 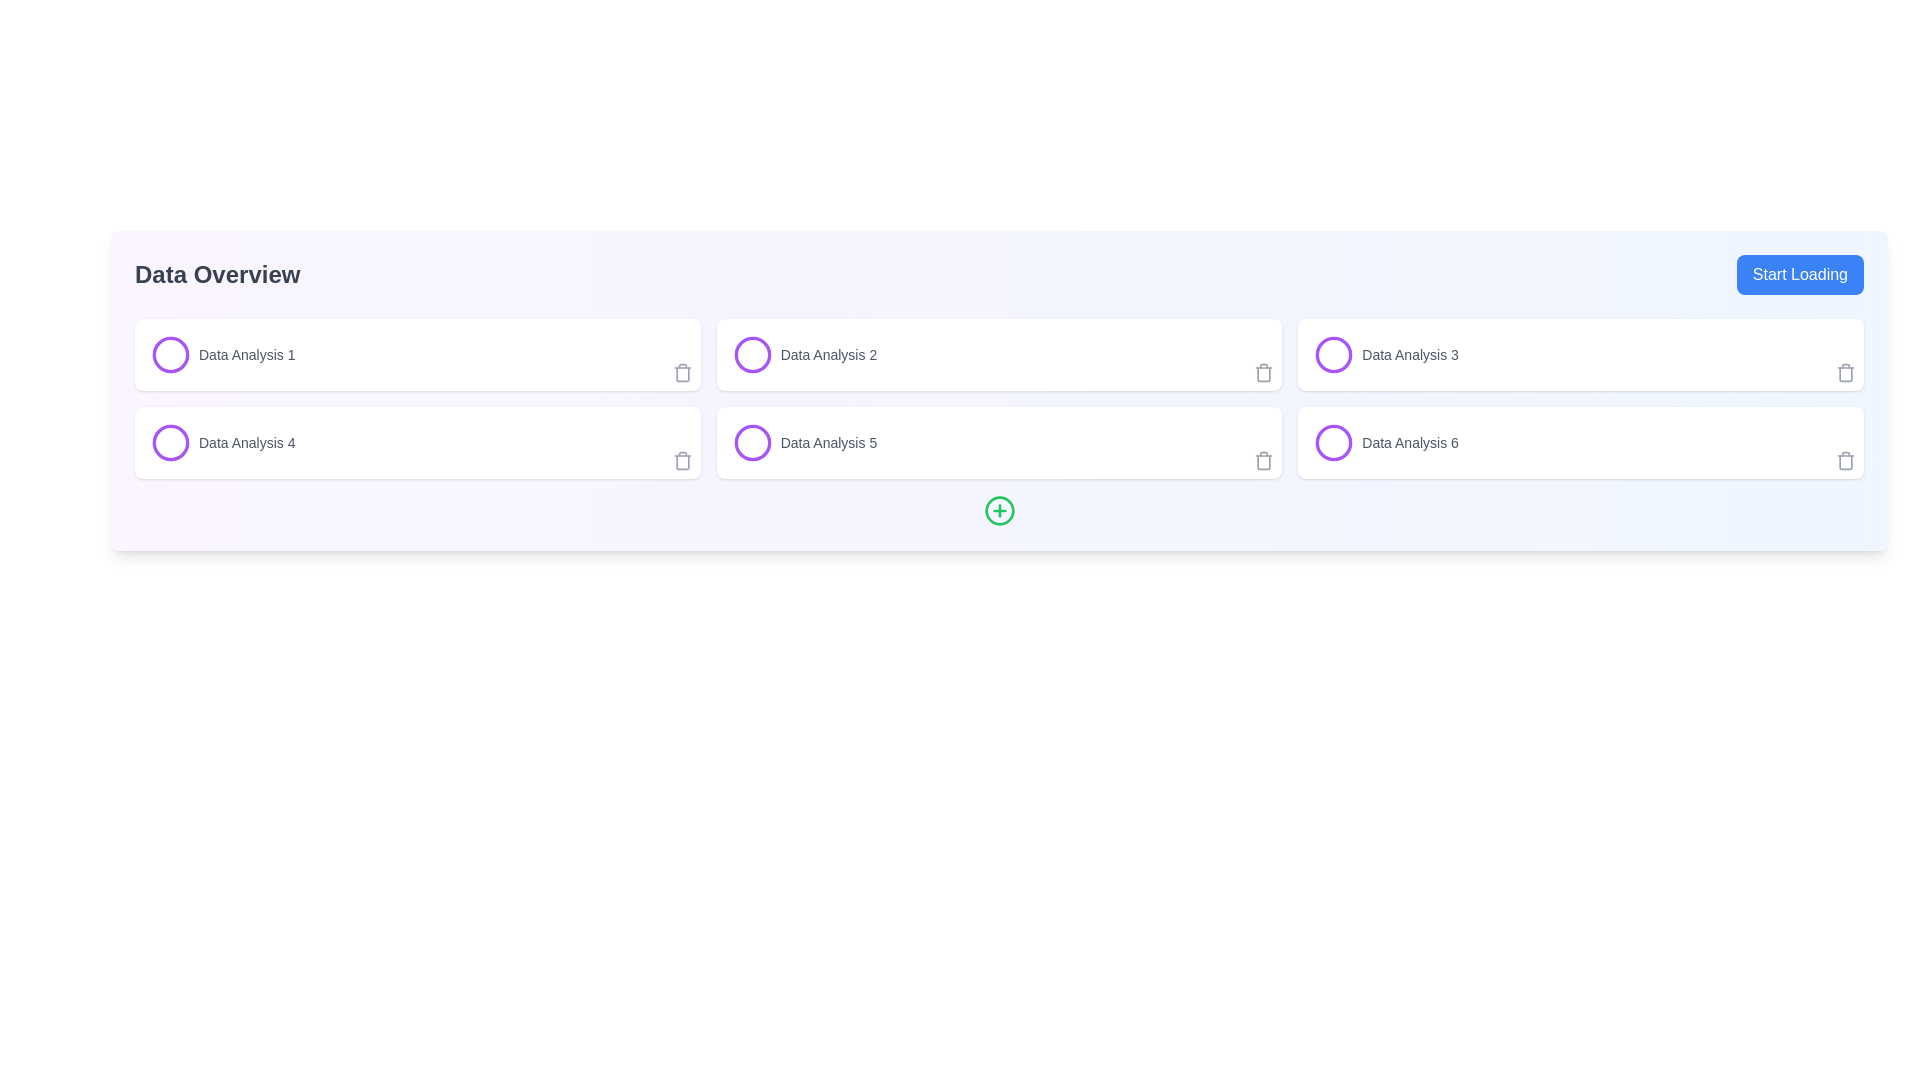 What do you see at coordinates (246, 353) in the screenshot?
I see `text content of the Text label that identifies the first data analysis item in the top-left segment of the grid layout, positioned next to a circular icon` at bounding box center [246, 353].